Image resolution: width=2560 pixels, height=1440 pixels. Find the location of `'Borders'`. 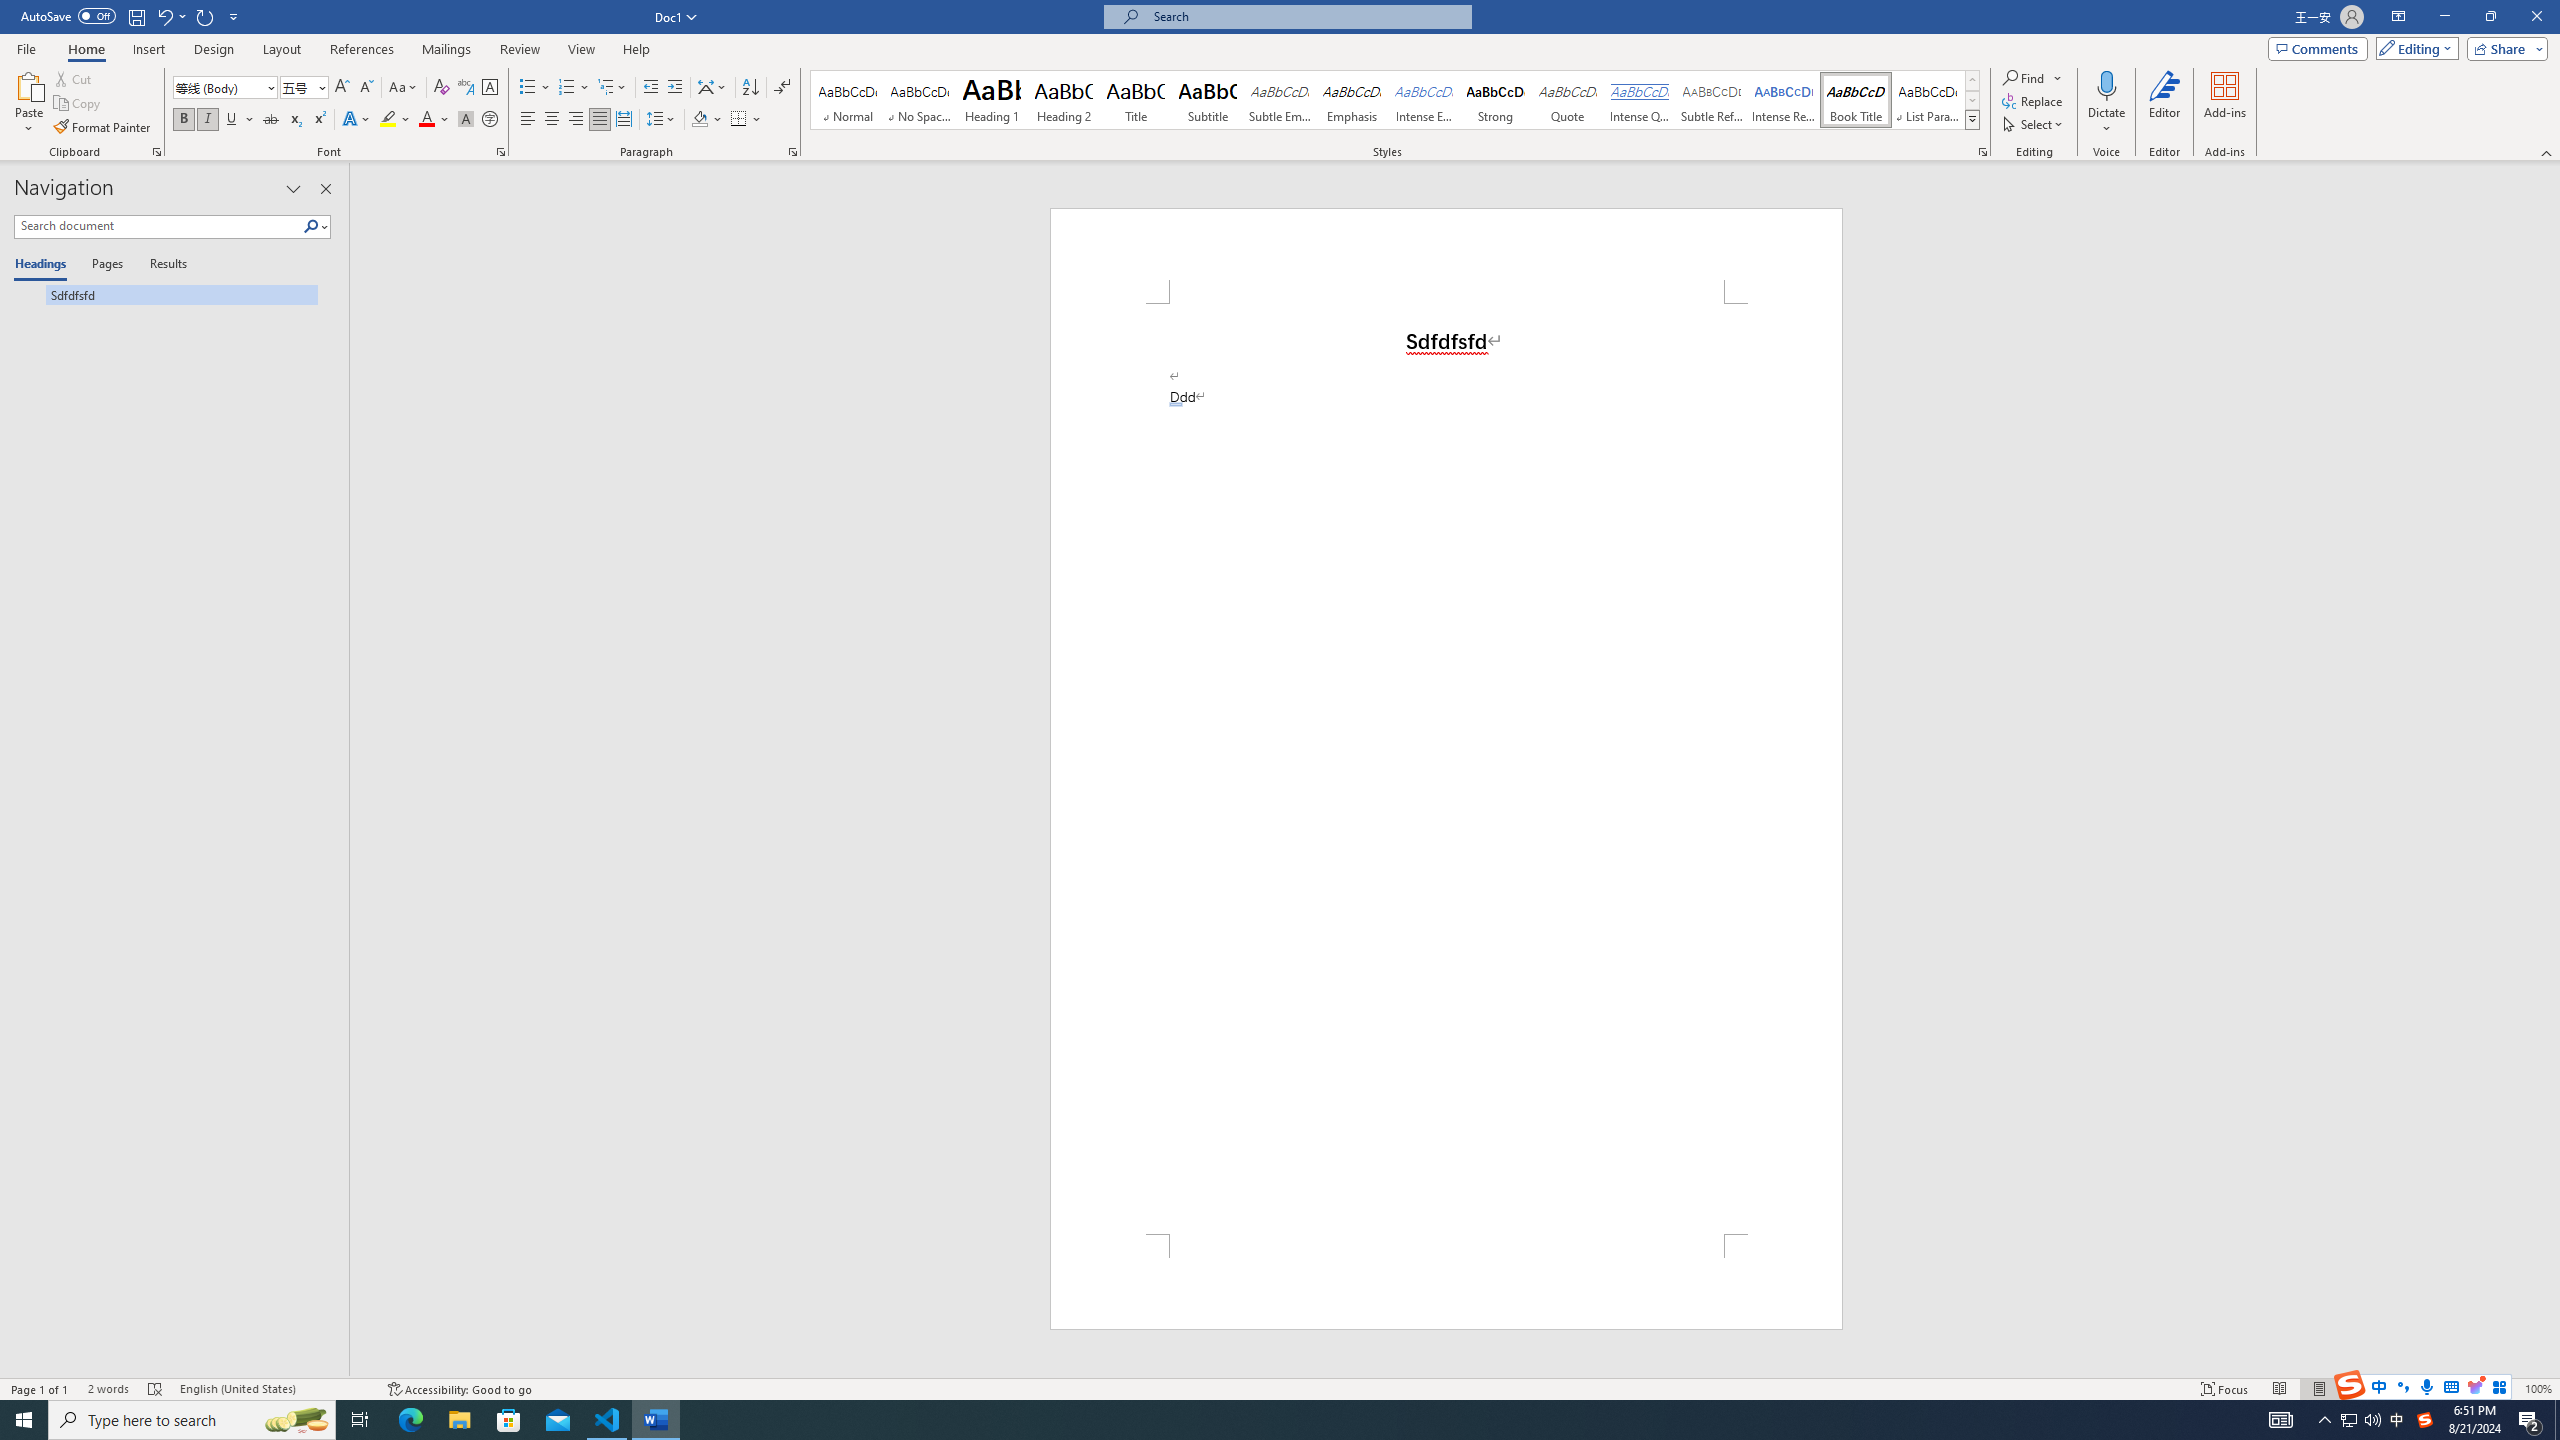

'Borders' is located at coordinates (745, 118).